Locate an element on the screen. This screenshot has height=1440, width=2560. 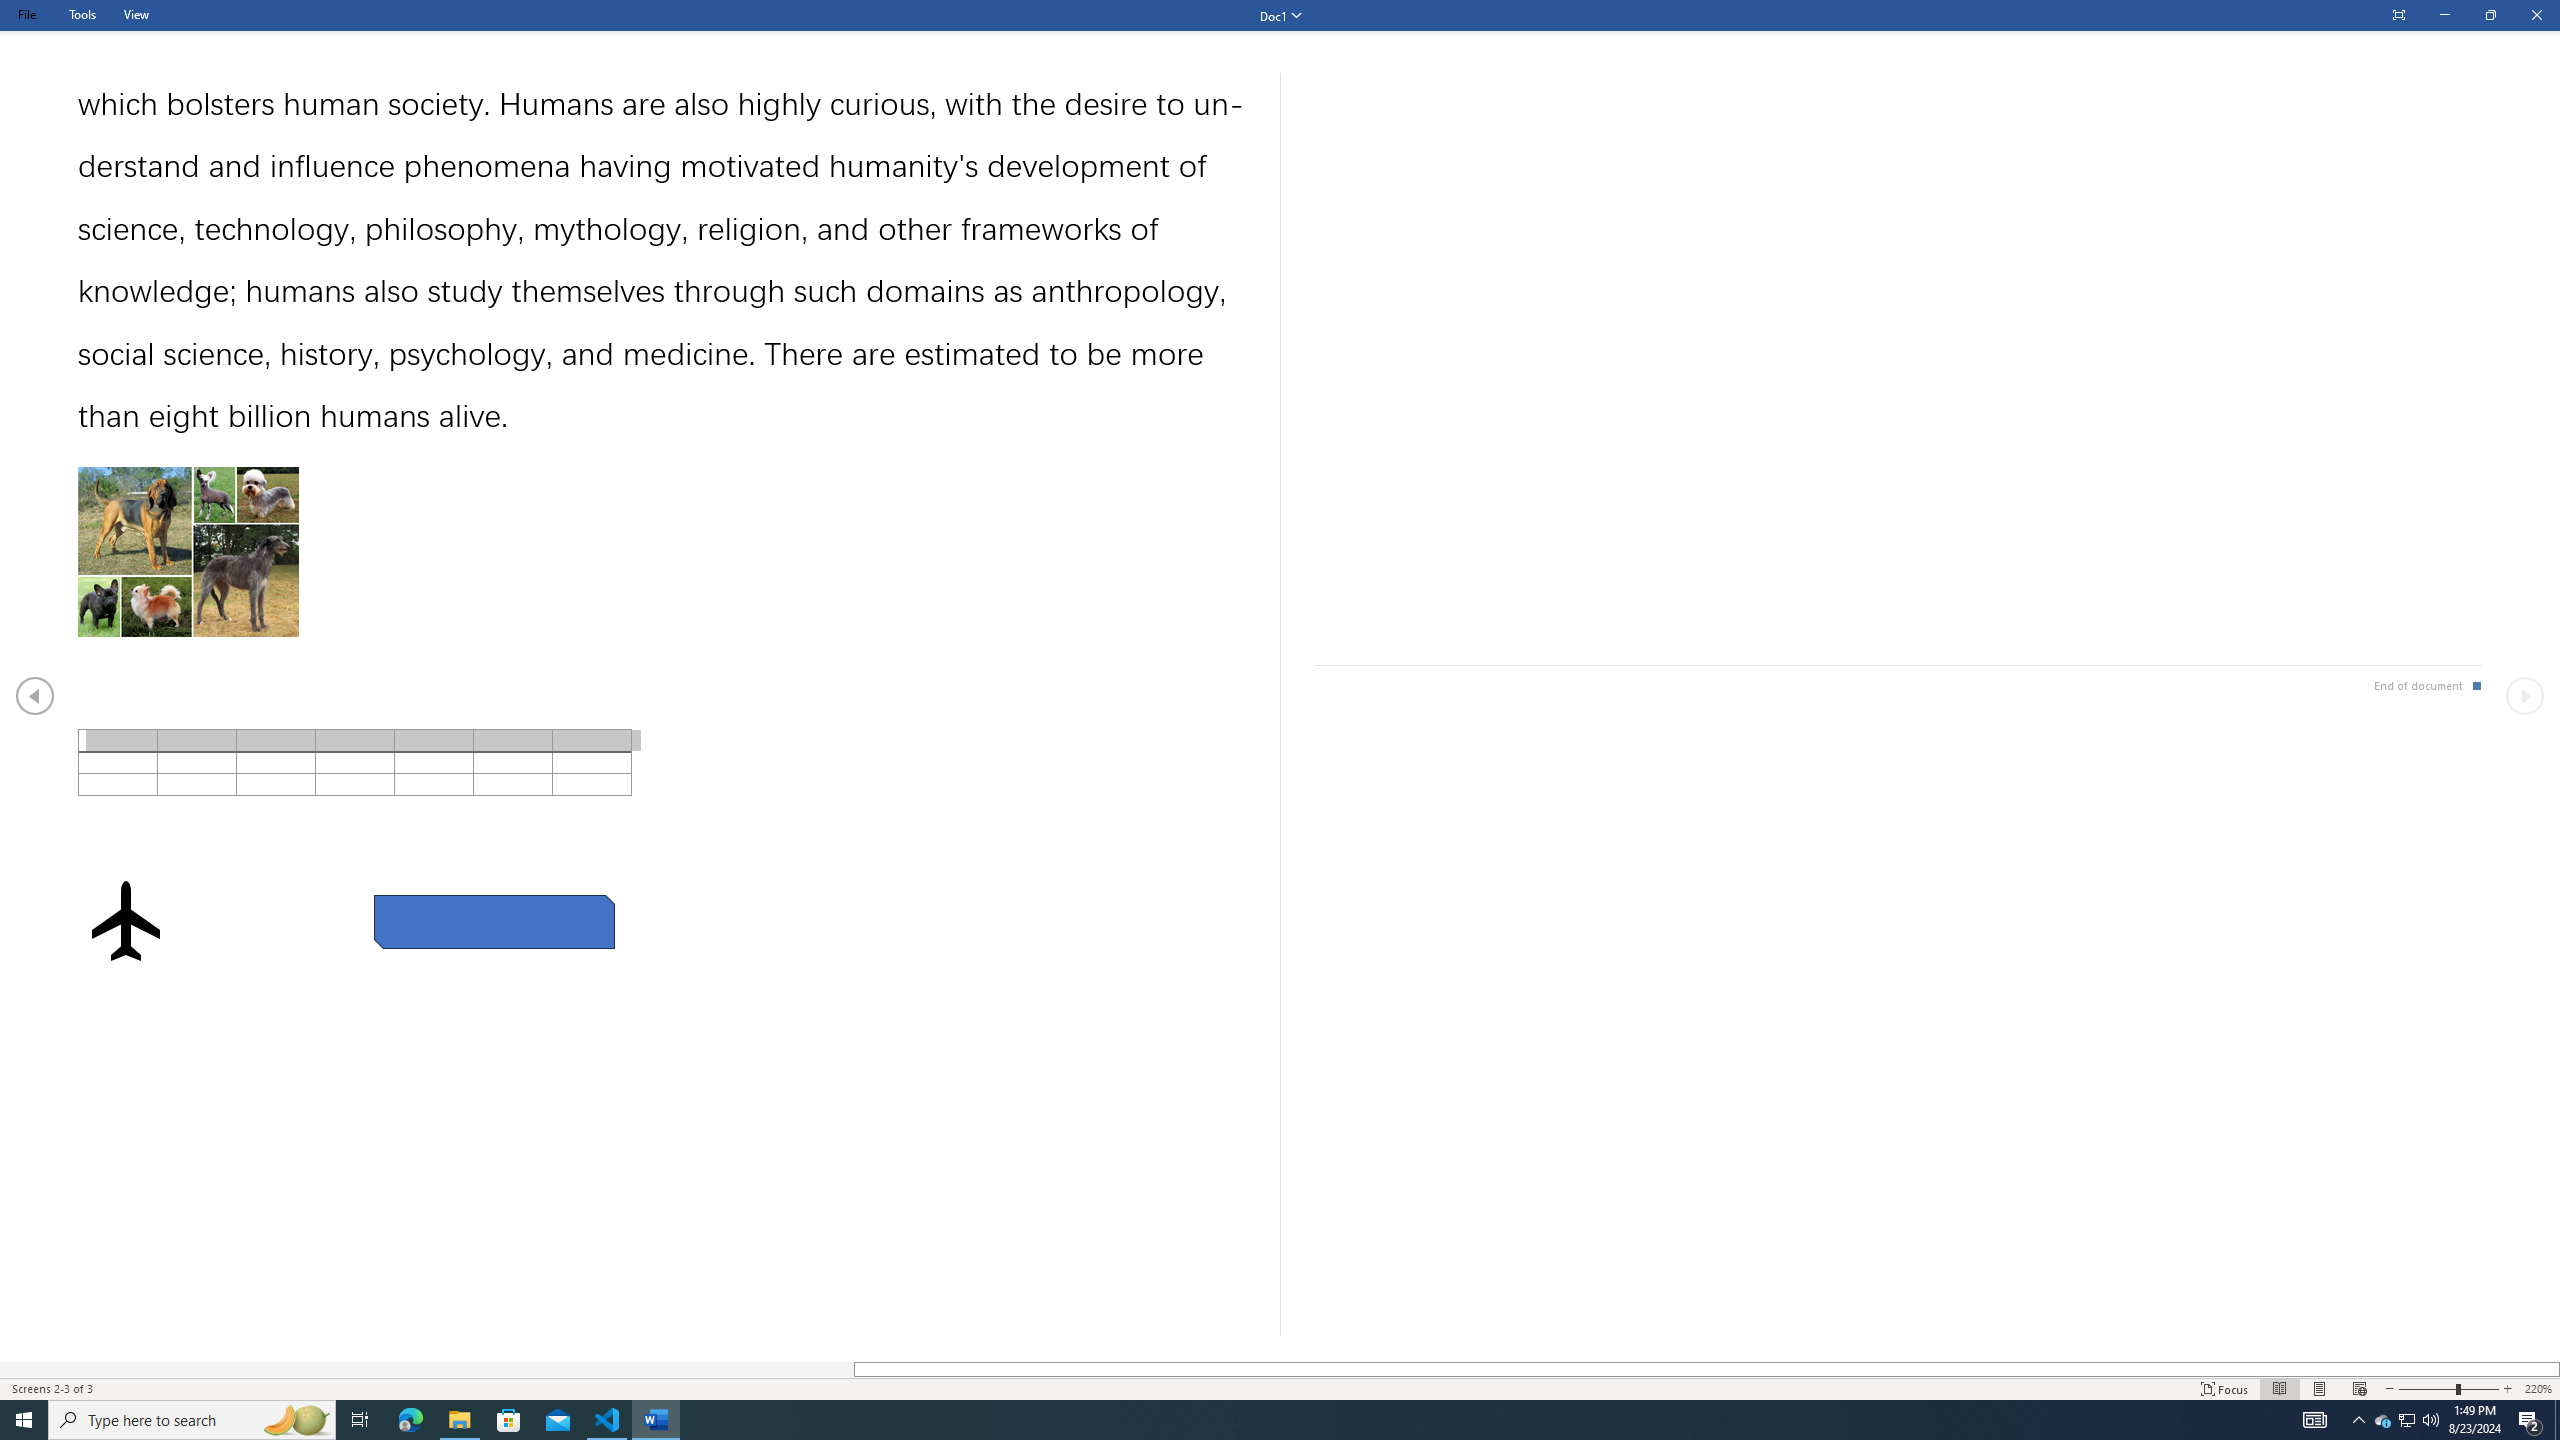
'Tools' is located at coordinates (81, 14).